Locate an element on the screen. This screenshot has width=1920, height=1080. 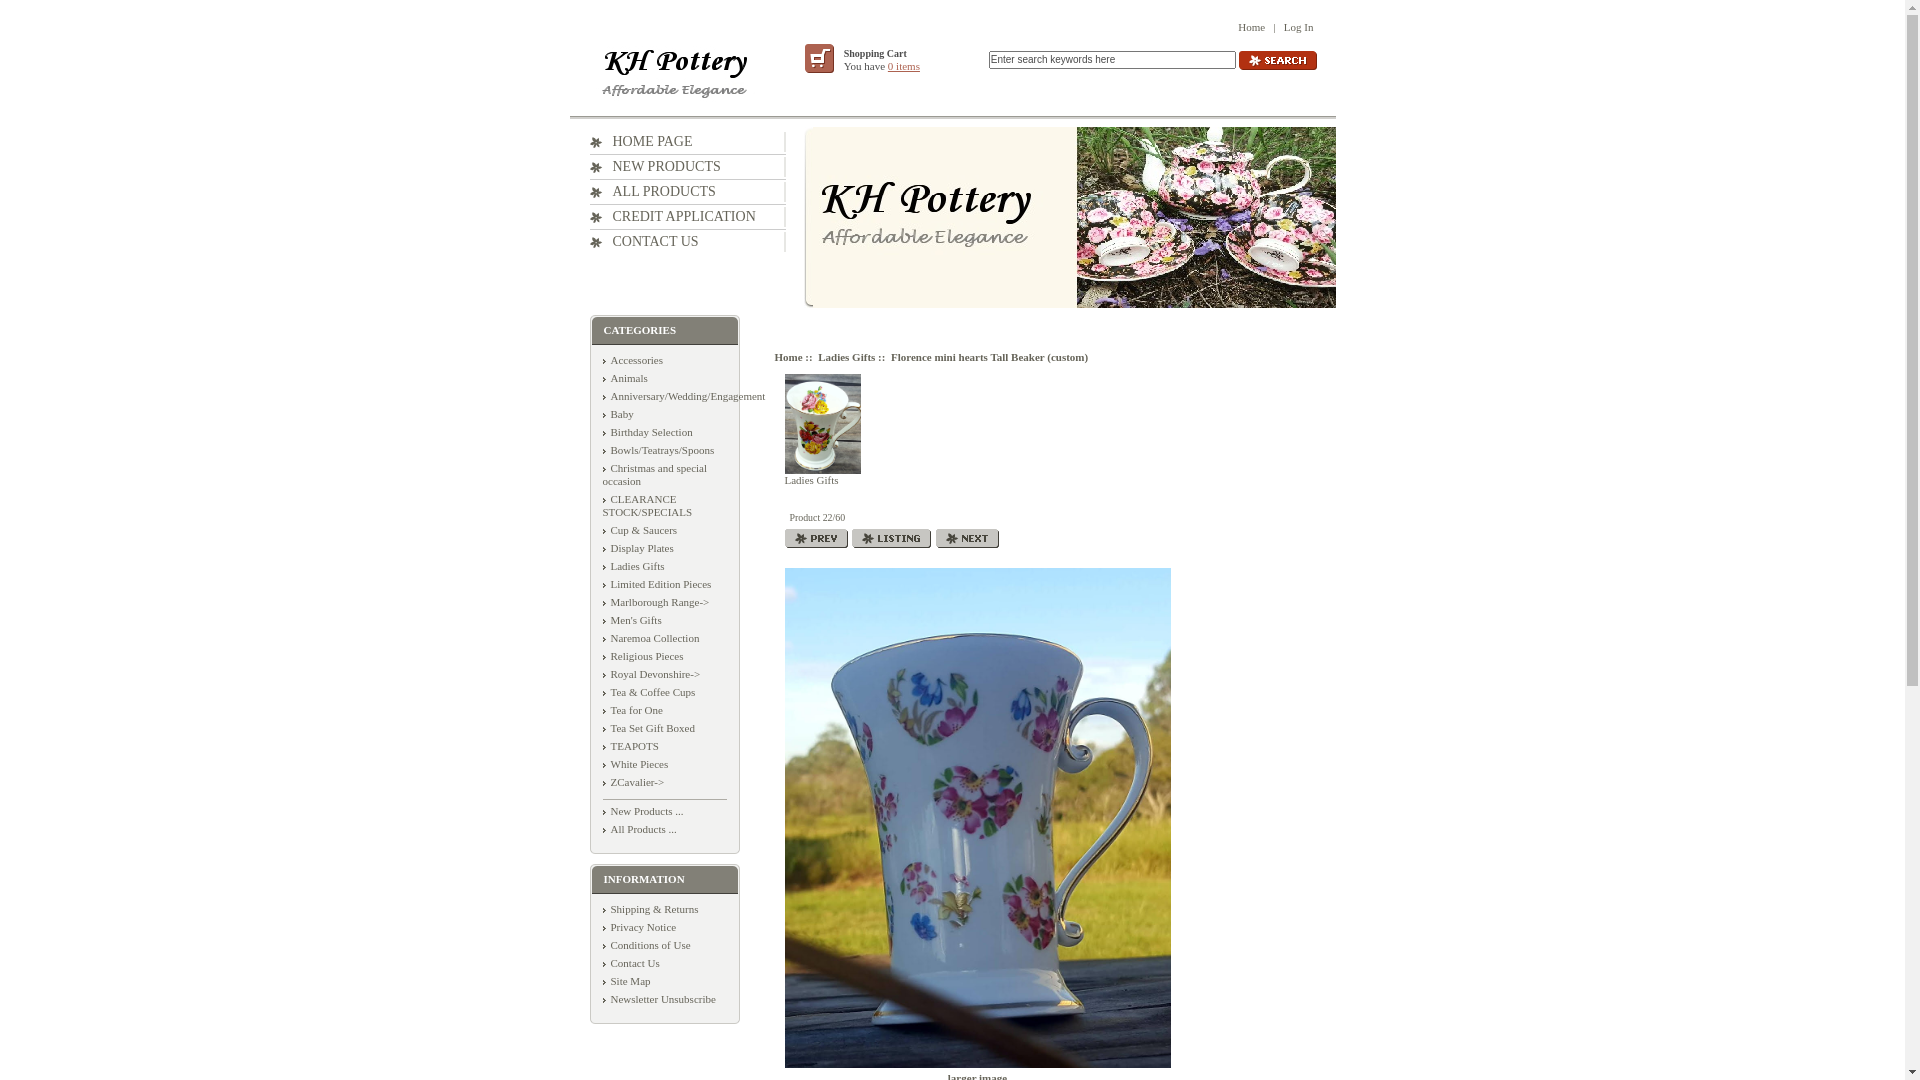
'ALL PRODUCTS' is located at coordinates (652, 191).